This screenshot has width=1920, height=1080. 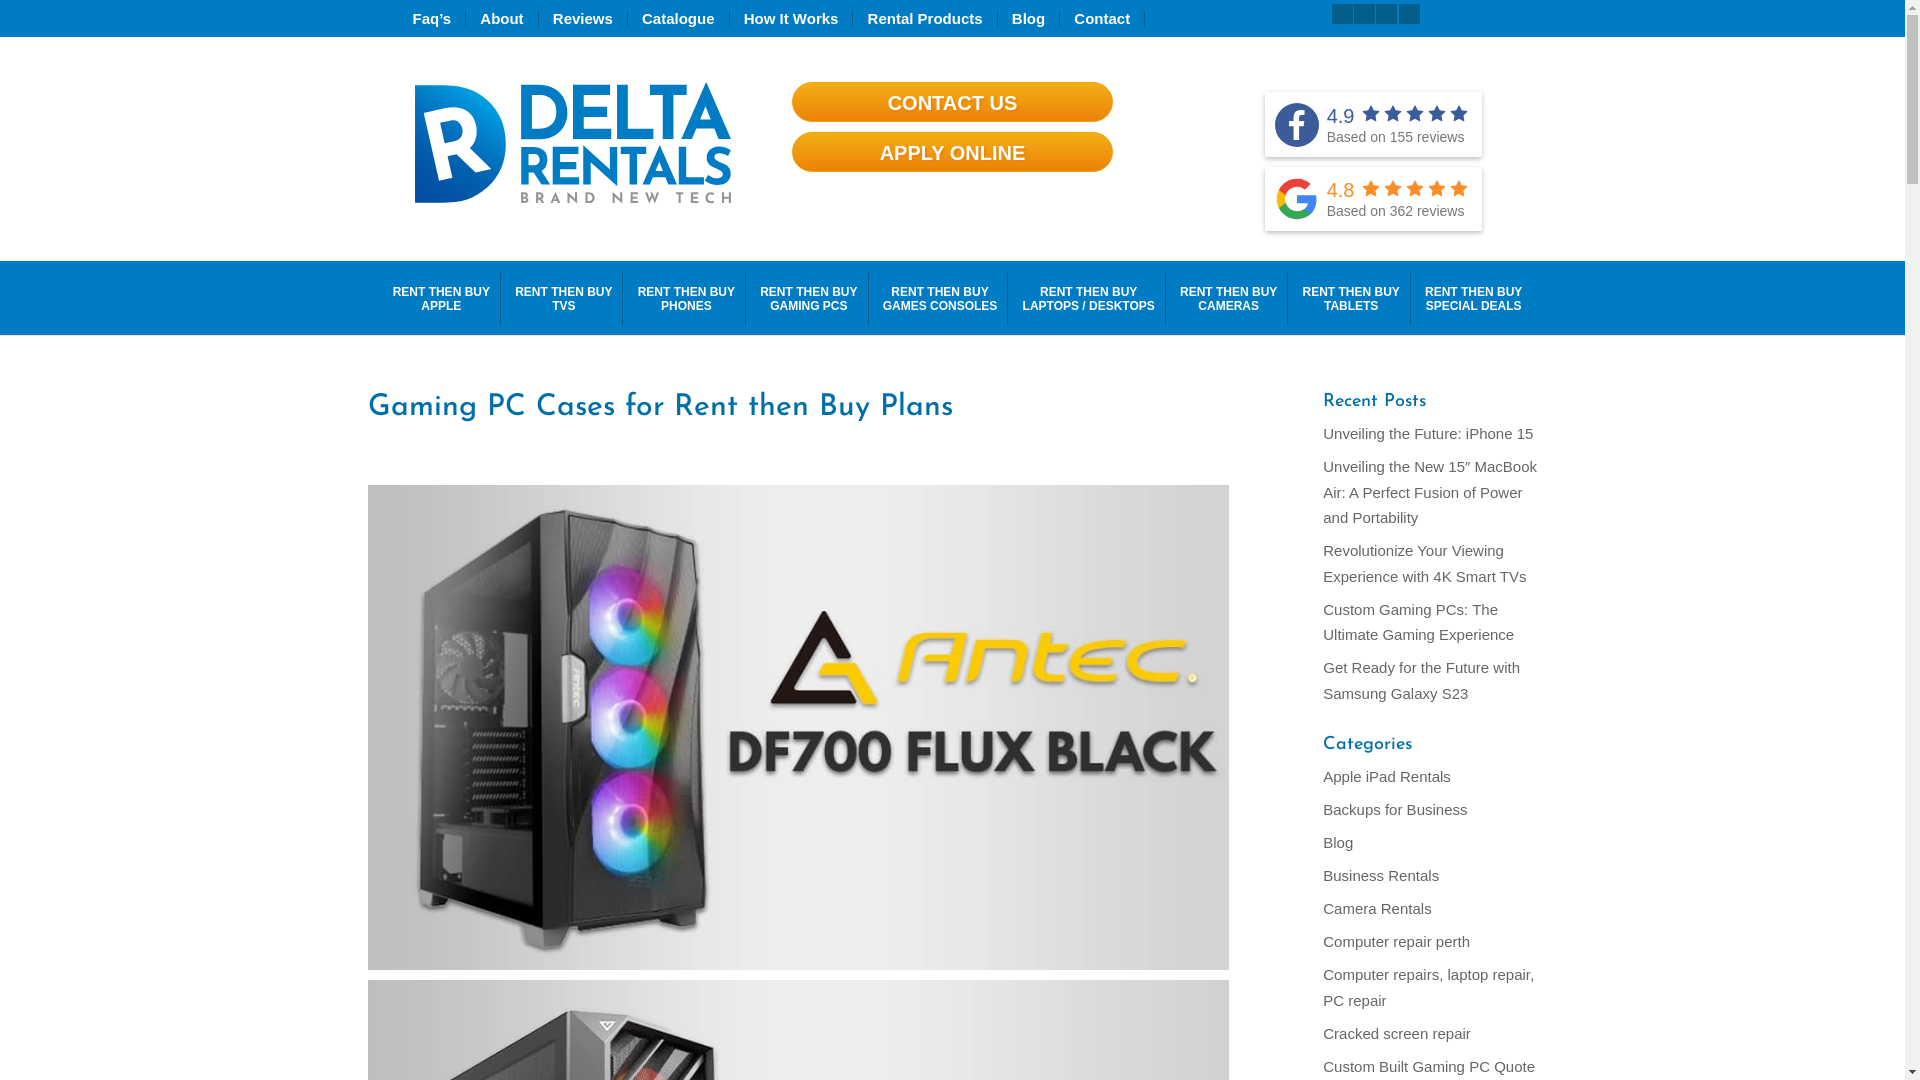 What do you see at coordinates (882, 299) in the screenshot?
I see `'RENT THEN BUY` at bounding box center [882, 299].